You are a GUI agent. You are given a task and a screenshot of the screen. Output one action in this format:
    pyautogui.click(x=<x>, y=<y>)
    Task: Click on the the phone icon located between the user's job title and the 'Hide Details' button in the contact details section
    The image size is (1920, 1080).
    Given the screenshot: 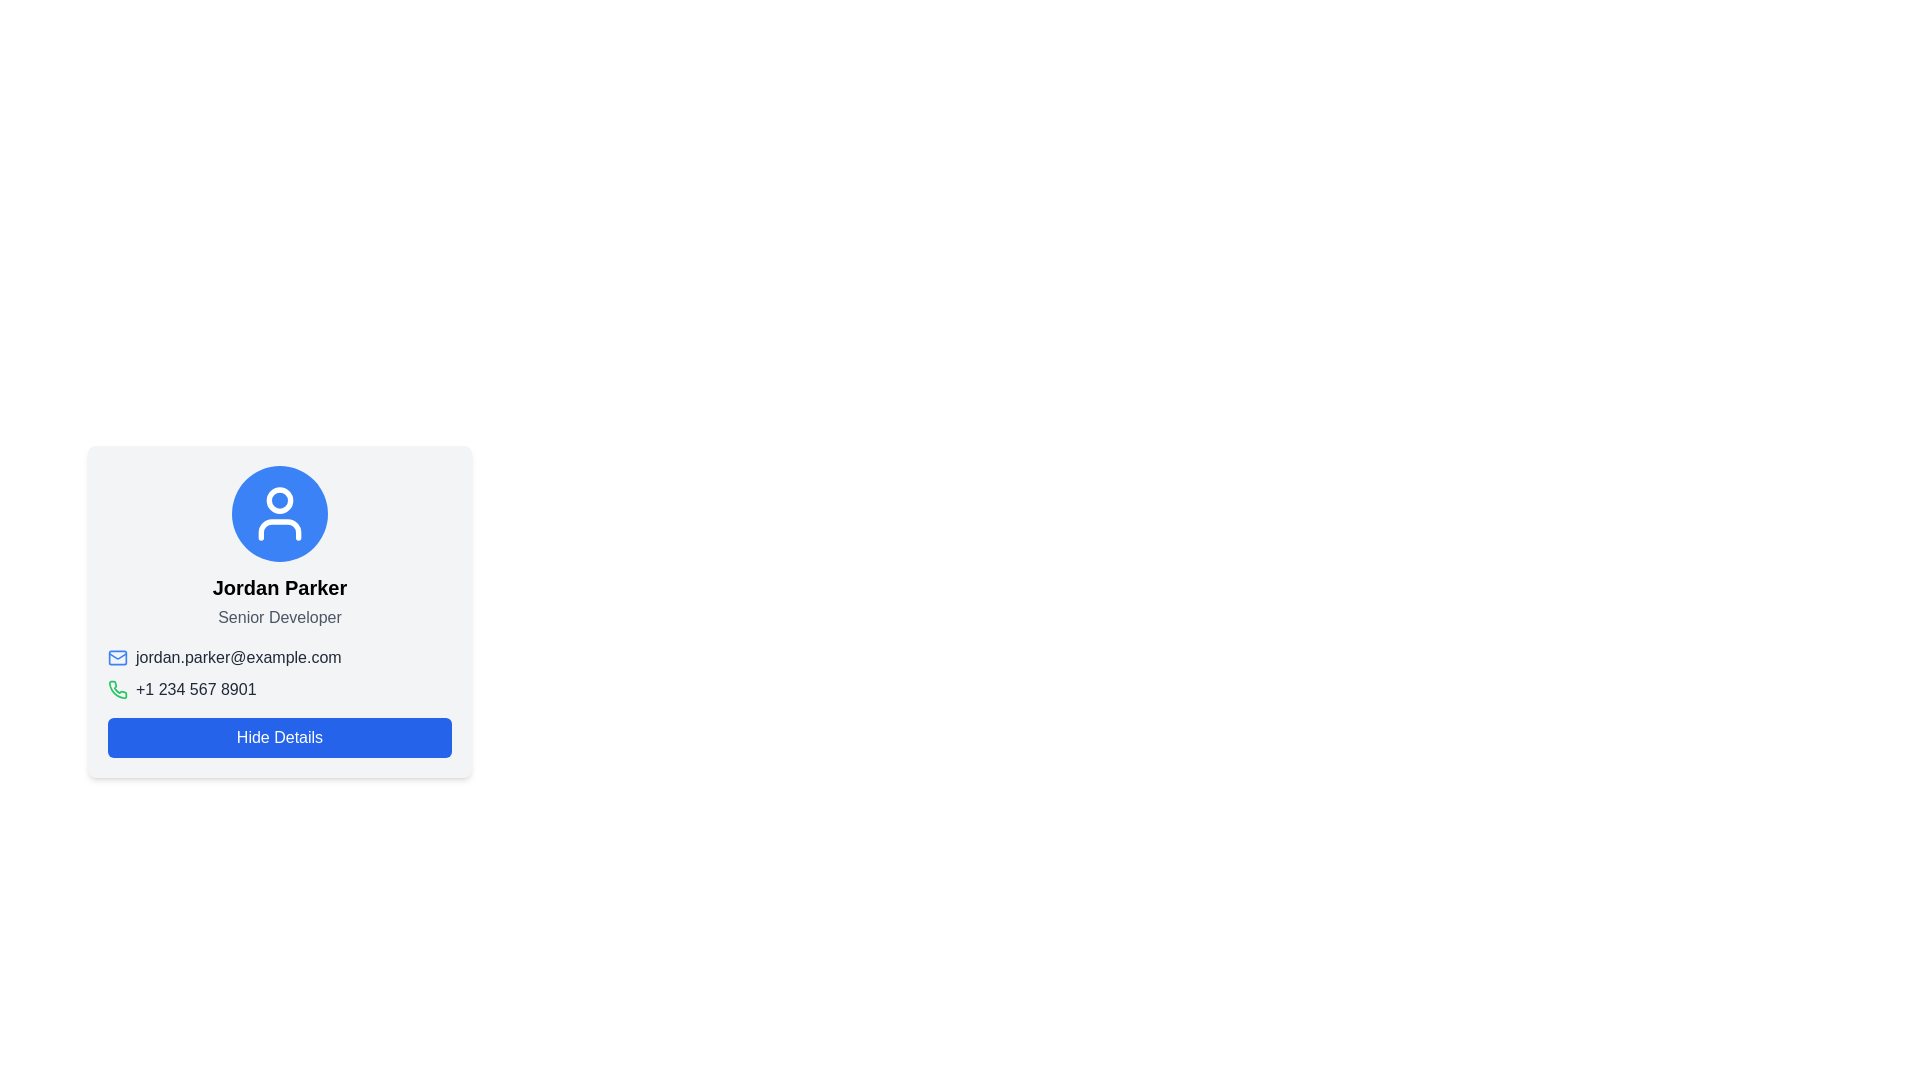 What is the action you would take?
    pyautogui.click(x=278, y=674)
    